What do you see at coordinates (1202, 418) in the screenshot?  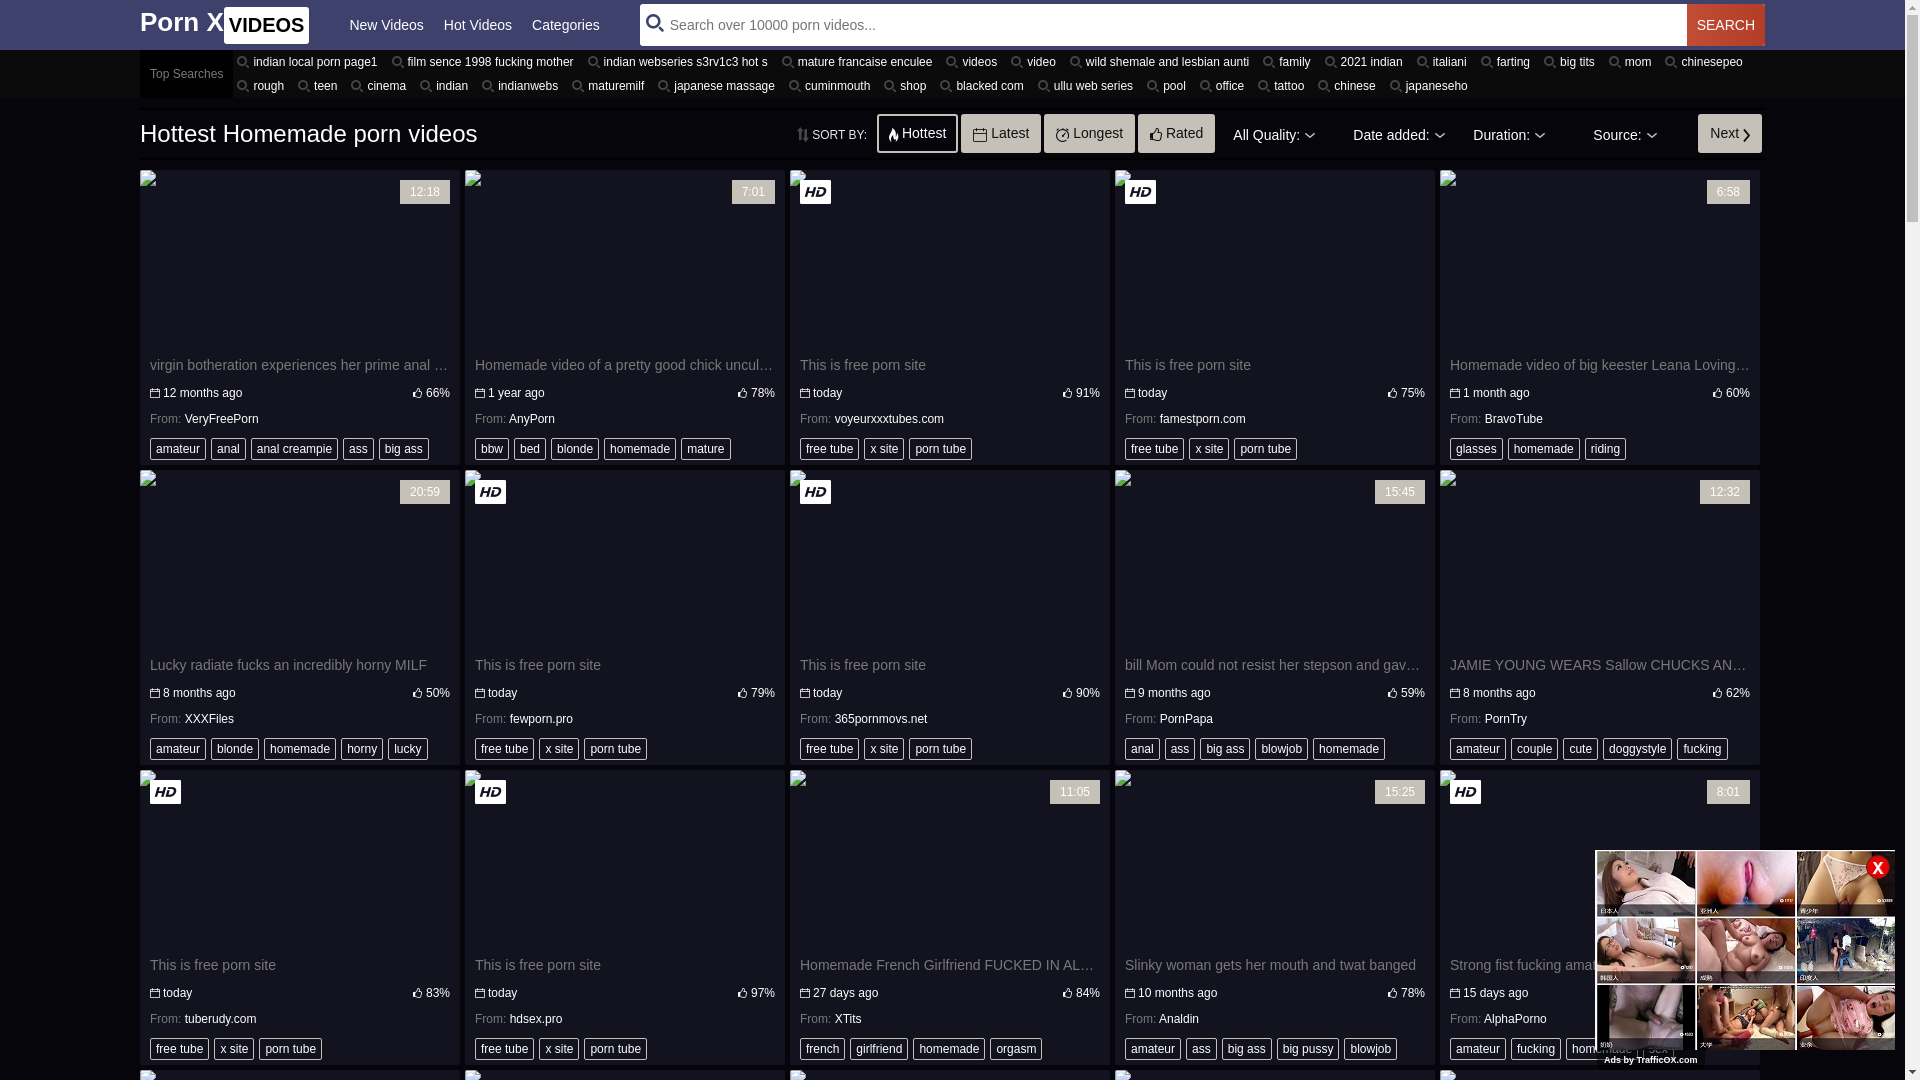 I see `'famestporn.com'` at bounding box center [1202, 418].